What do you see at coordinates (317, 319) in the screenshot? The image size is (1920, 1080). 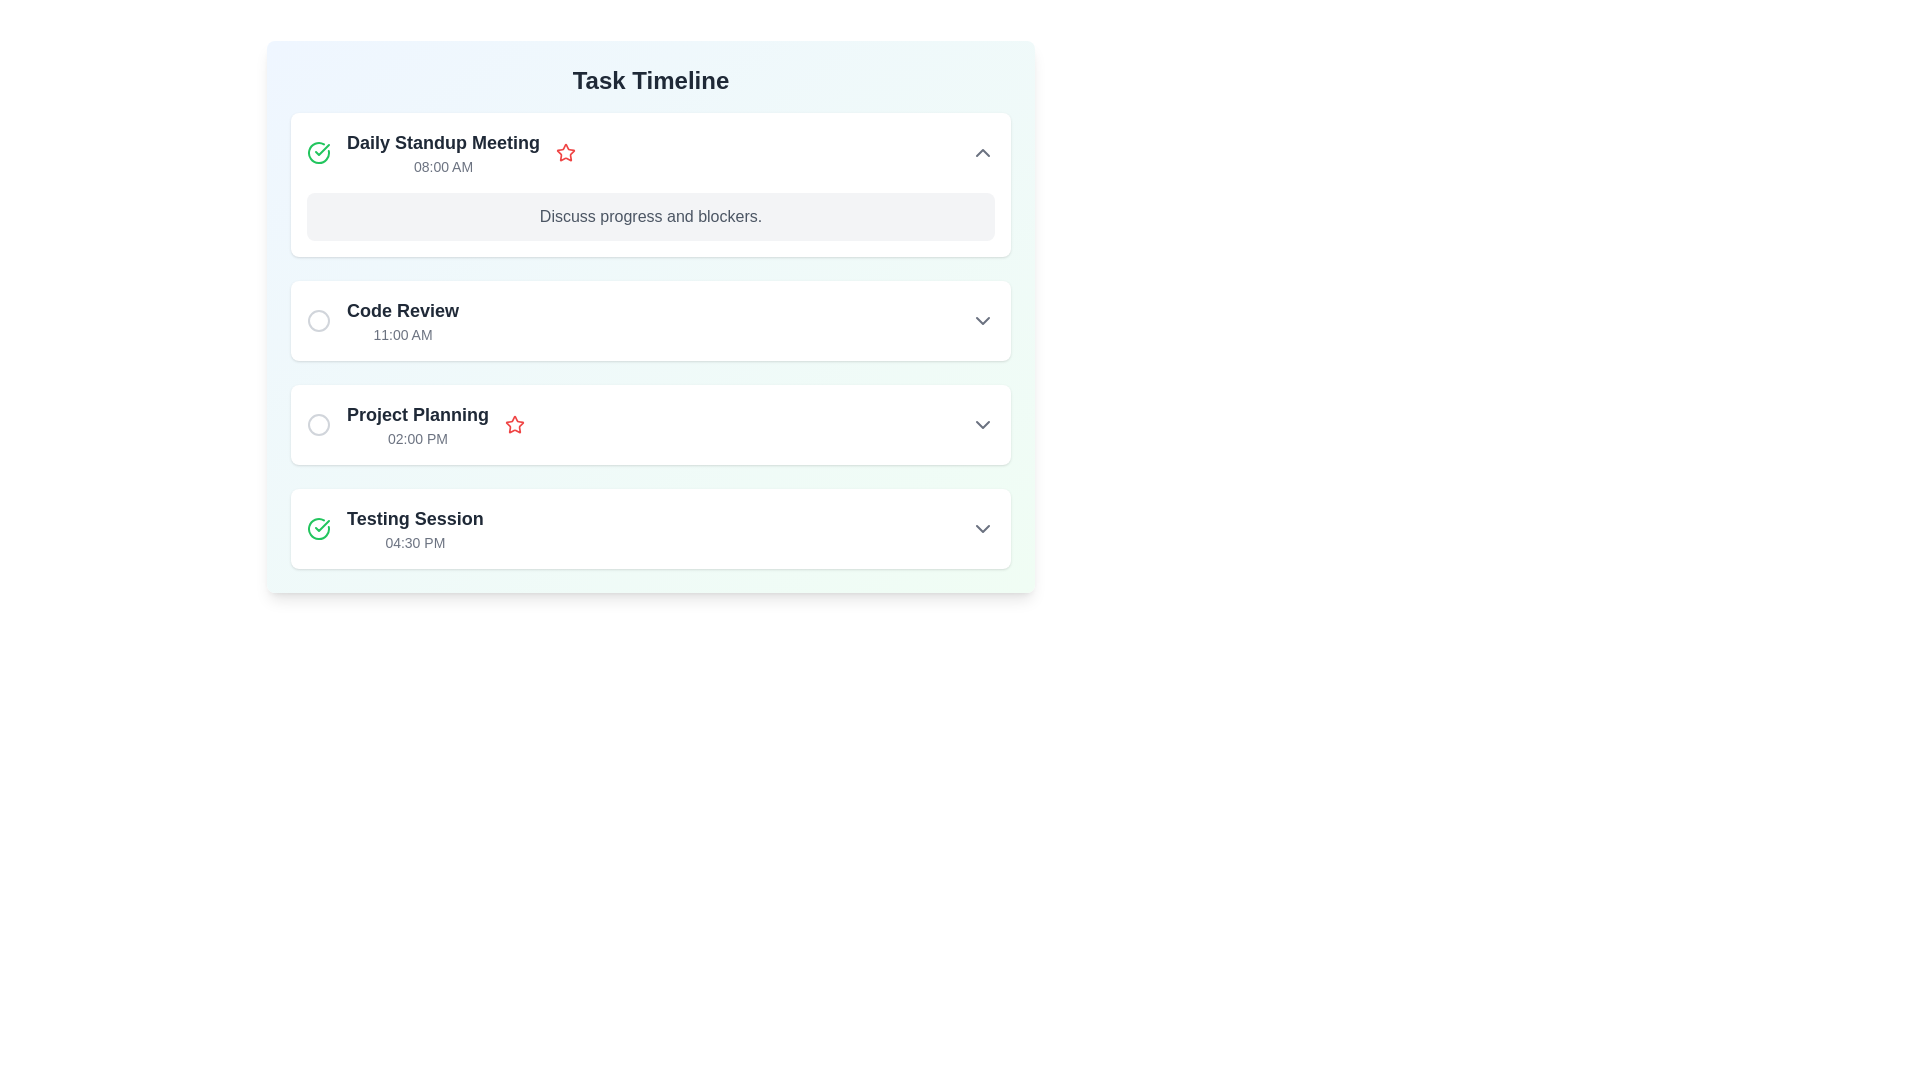 I see `the Indicator icon or status symbol located within the 'Code Review' row of the task list, which conveys the status or progress of the task` at bounding box center [317, 319].